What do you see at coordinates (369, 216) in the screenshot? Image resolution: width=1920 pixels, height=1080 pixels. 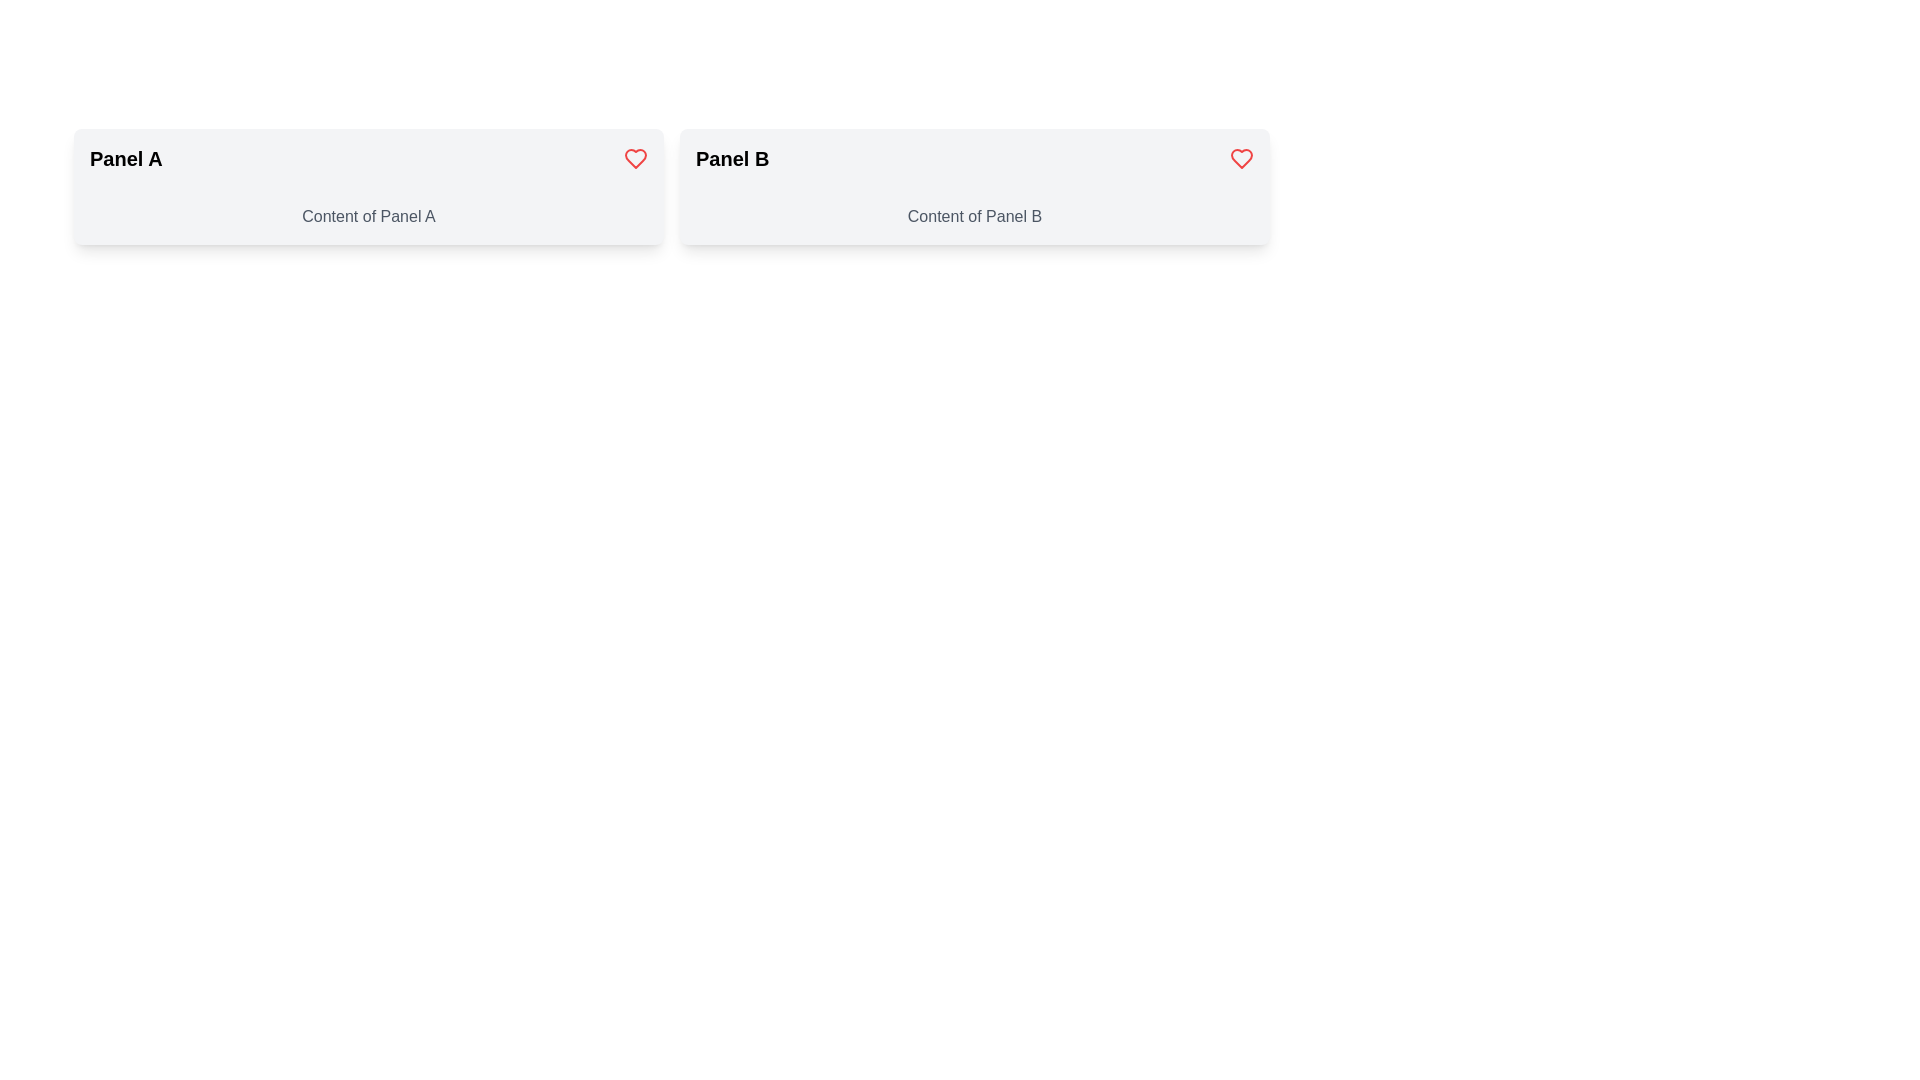 I see `the text block displaying 'Content of Panel A' in gray text, which is located inside the leftmost panel marked 'Panel A', positioned below its header` at bounding box center [369, 216].